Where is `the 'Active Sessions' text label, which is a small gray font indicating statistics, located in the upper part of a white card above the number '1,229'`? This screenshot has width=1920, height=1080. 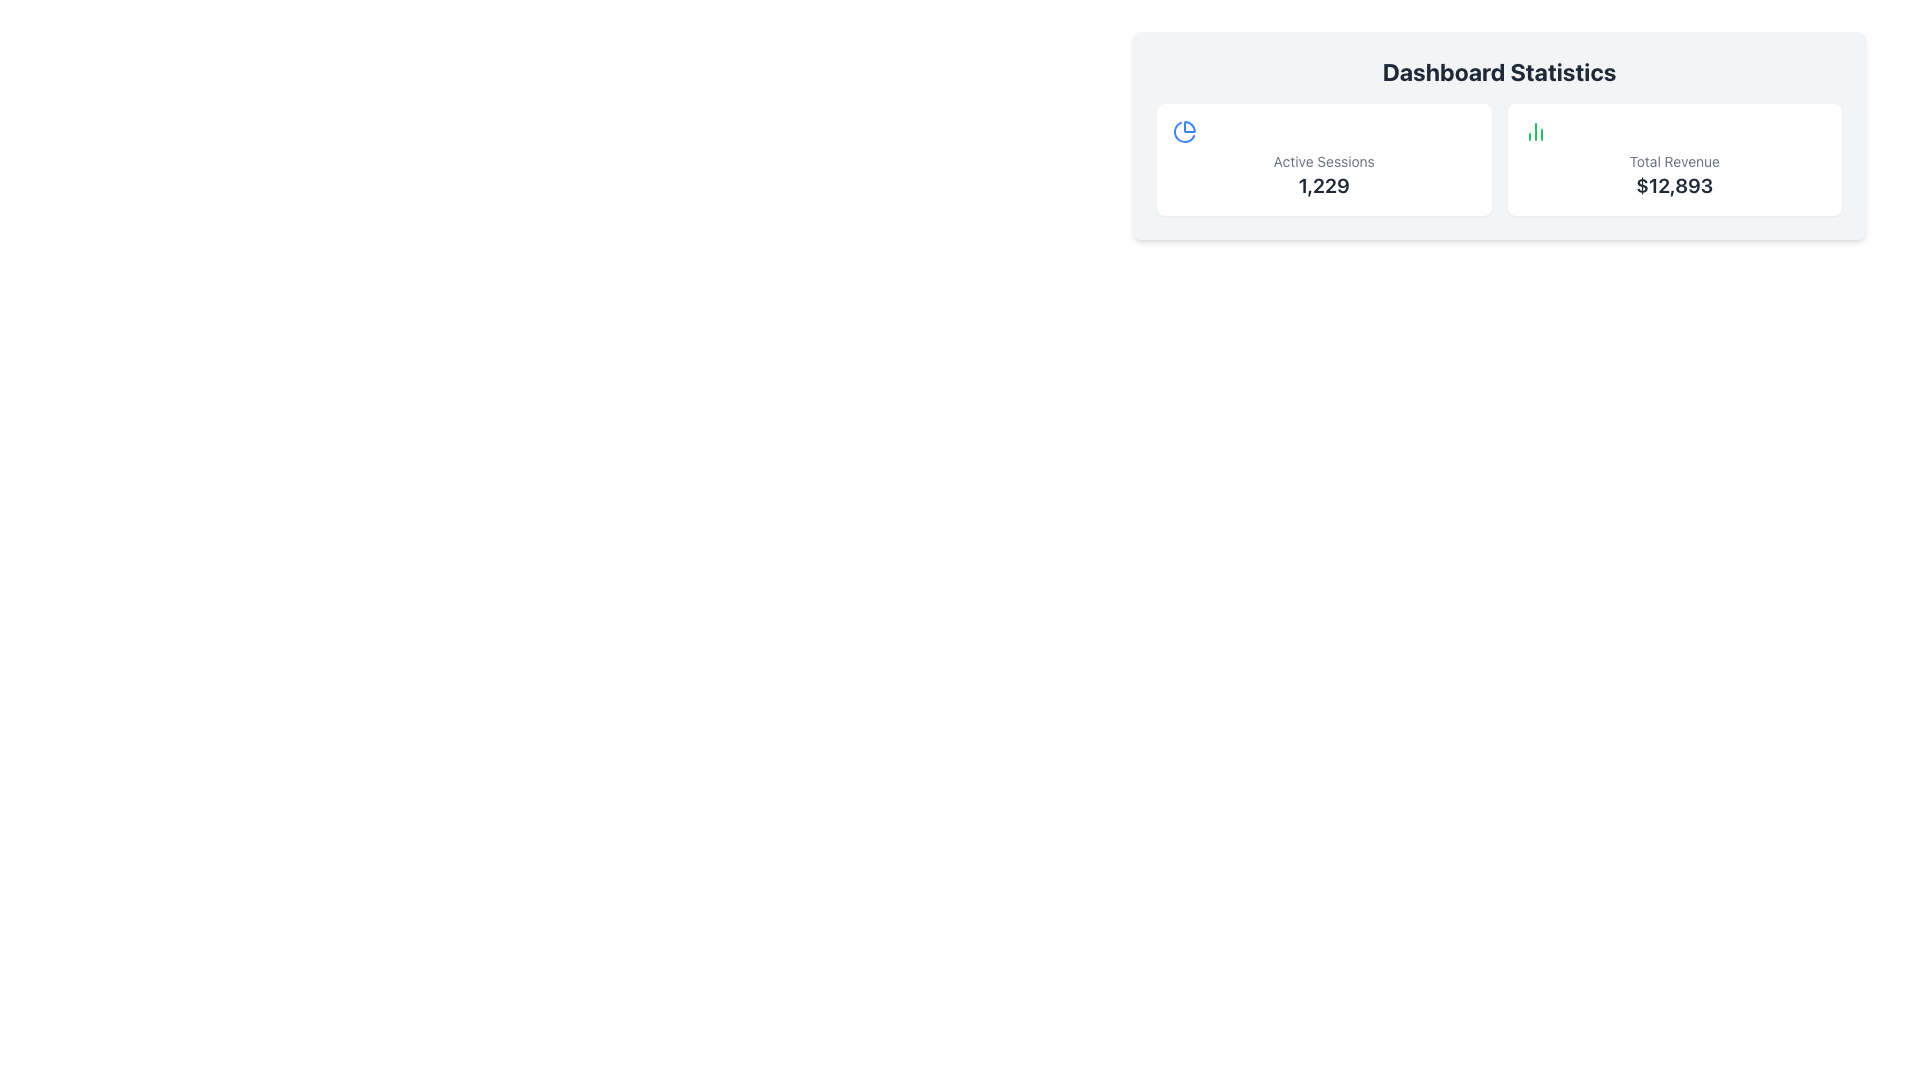 the 'Active Sessions' text label, which is a small gray font indicating statistics, located in the upper part of a white card above the number '1,229' is located at coordinates (1324, 161).